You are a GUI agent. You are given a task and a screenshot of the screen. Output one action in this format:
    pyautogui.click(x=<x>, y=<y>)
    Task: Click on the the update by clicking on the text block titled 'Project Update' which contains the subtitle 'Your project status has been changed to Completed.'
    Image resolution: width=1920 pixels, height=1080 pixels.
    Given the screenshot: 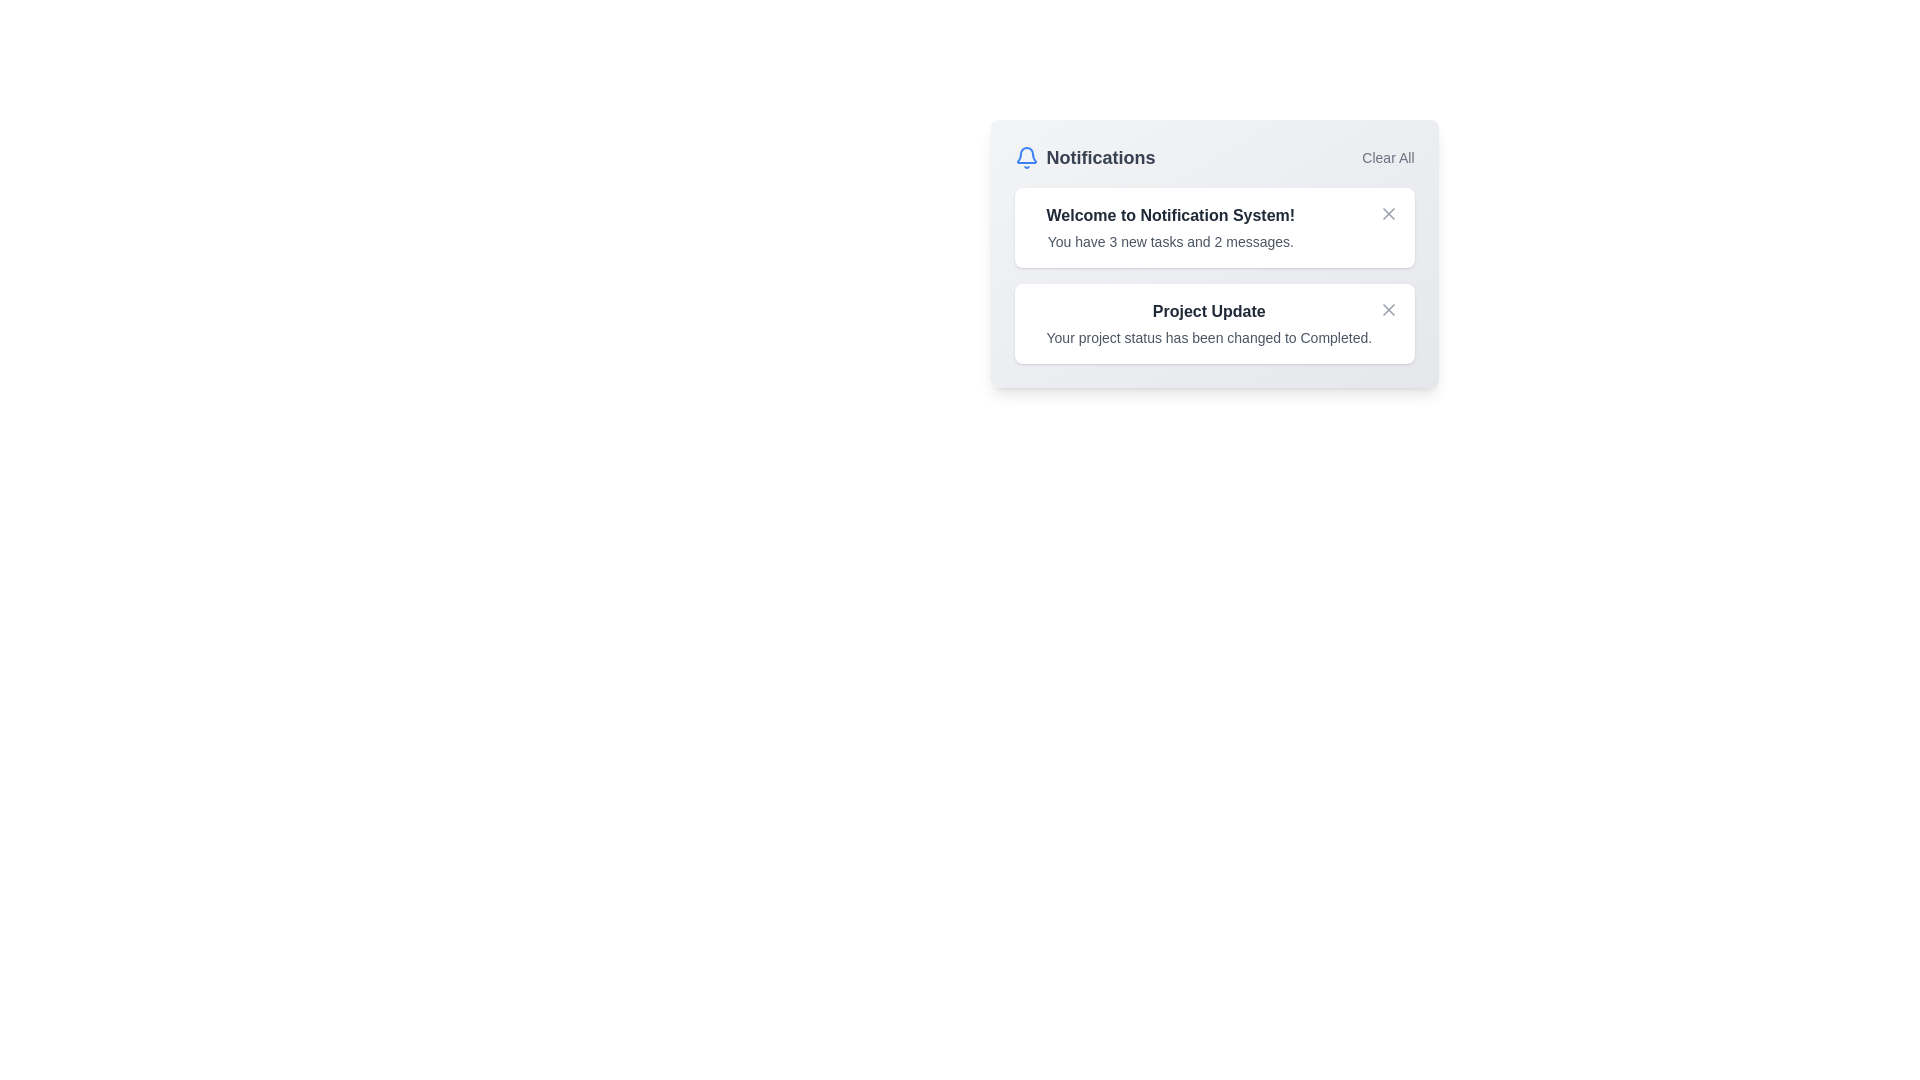 What is the action you would take?
    pyautogui.click(x=1208, y=323)
    